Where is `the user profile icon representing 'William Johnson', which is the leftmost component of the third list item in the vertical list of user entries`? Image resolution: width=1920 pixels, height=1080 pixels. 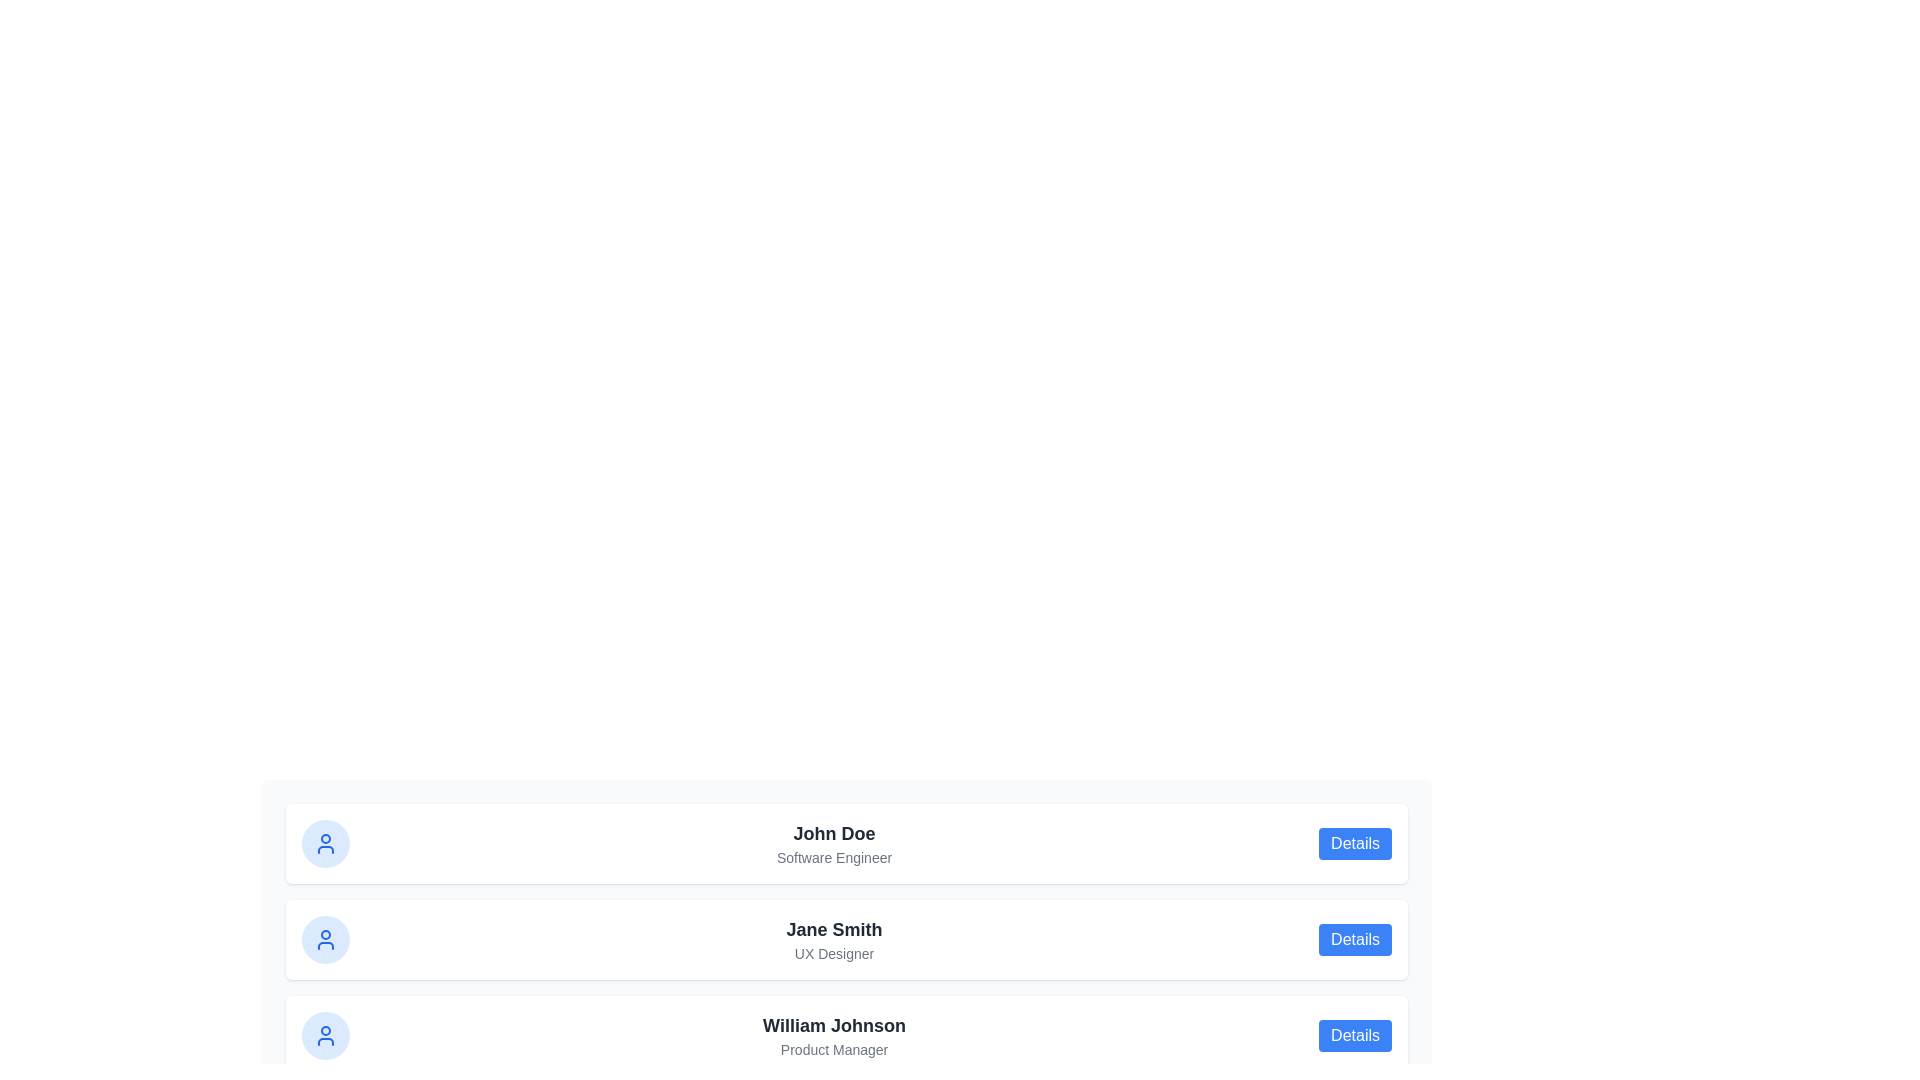
the user profile icon representing 'William Johnson', which is the leftmost component of the third list item in the vertical list of user entries is located at coordinates (326, 1035).